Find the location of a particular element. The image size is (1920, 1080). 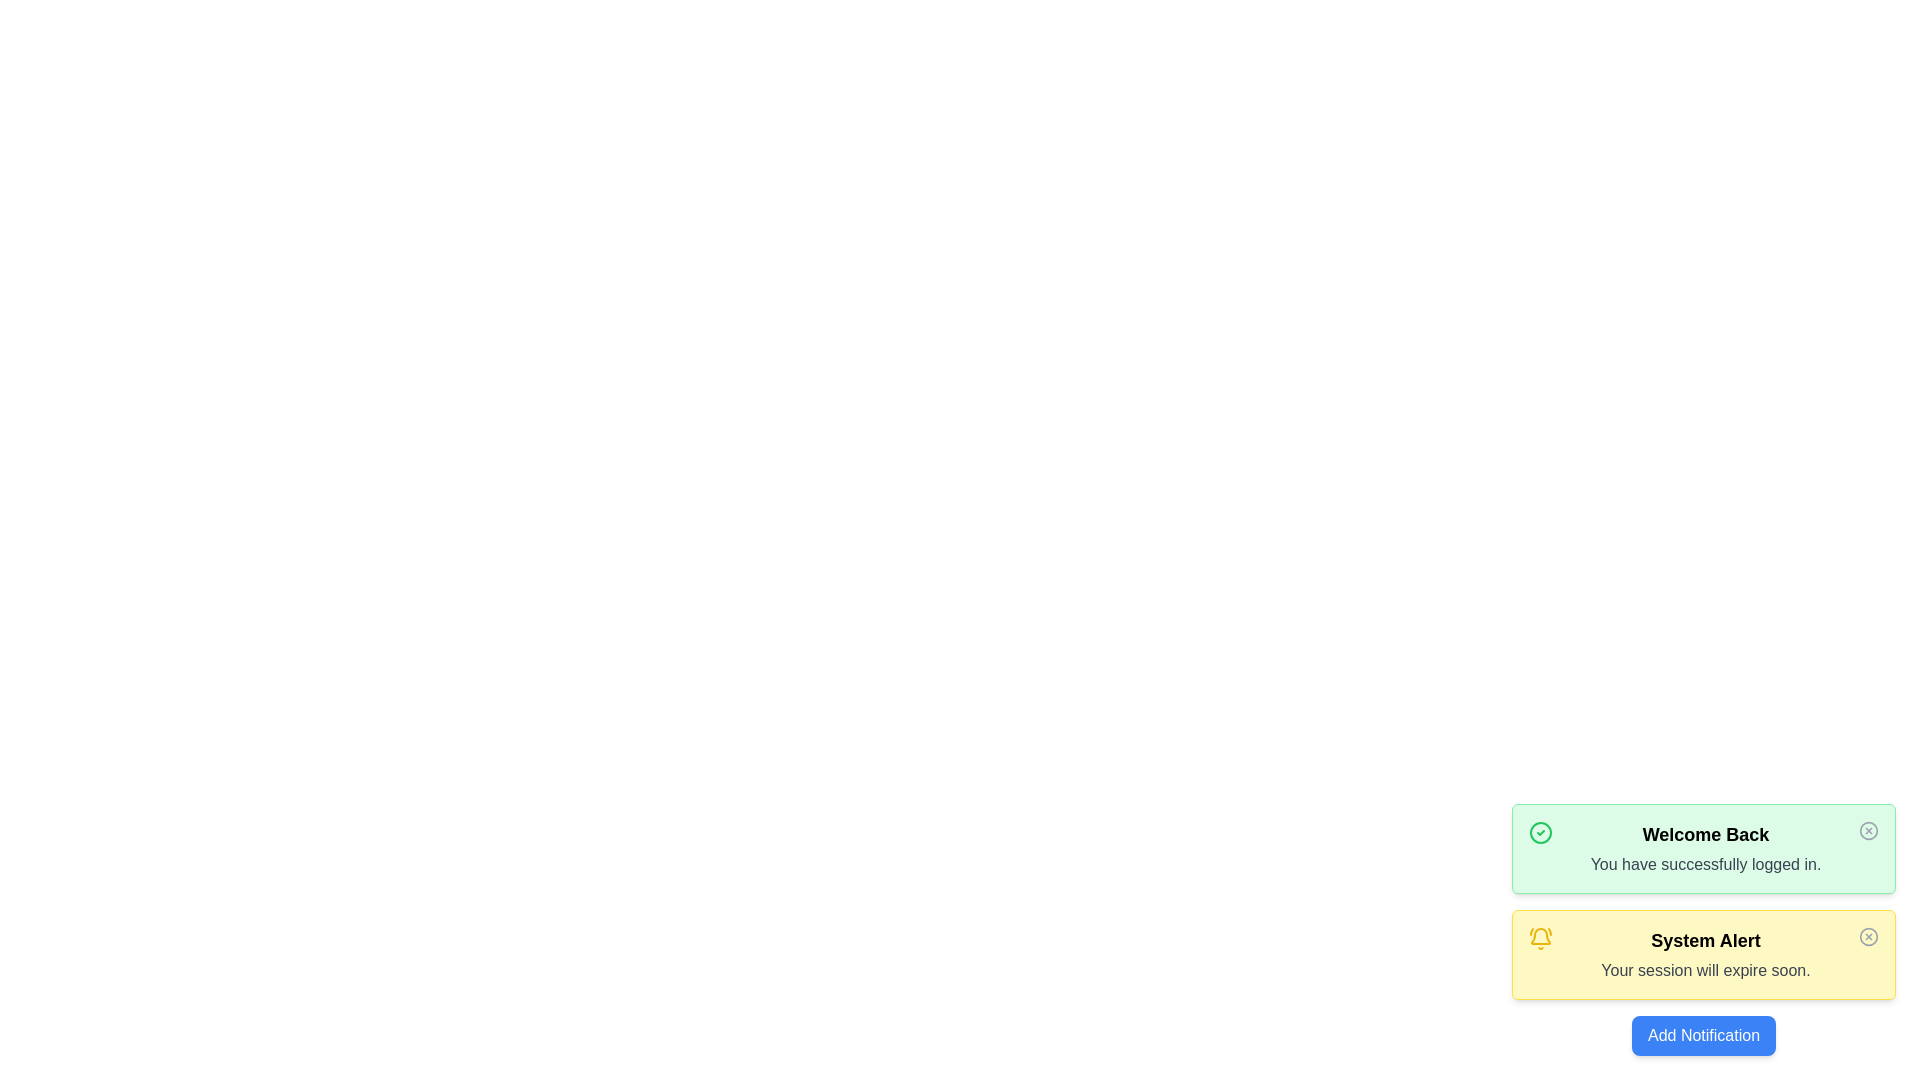

the second notification card is located at coordinates (1703, 929).